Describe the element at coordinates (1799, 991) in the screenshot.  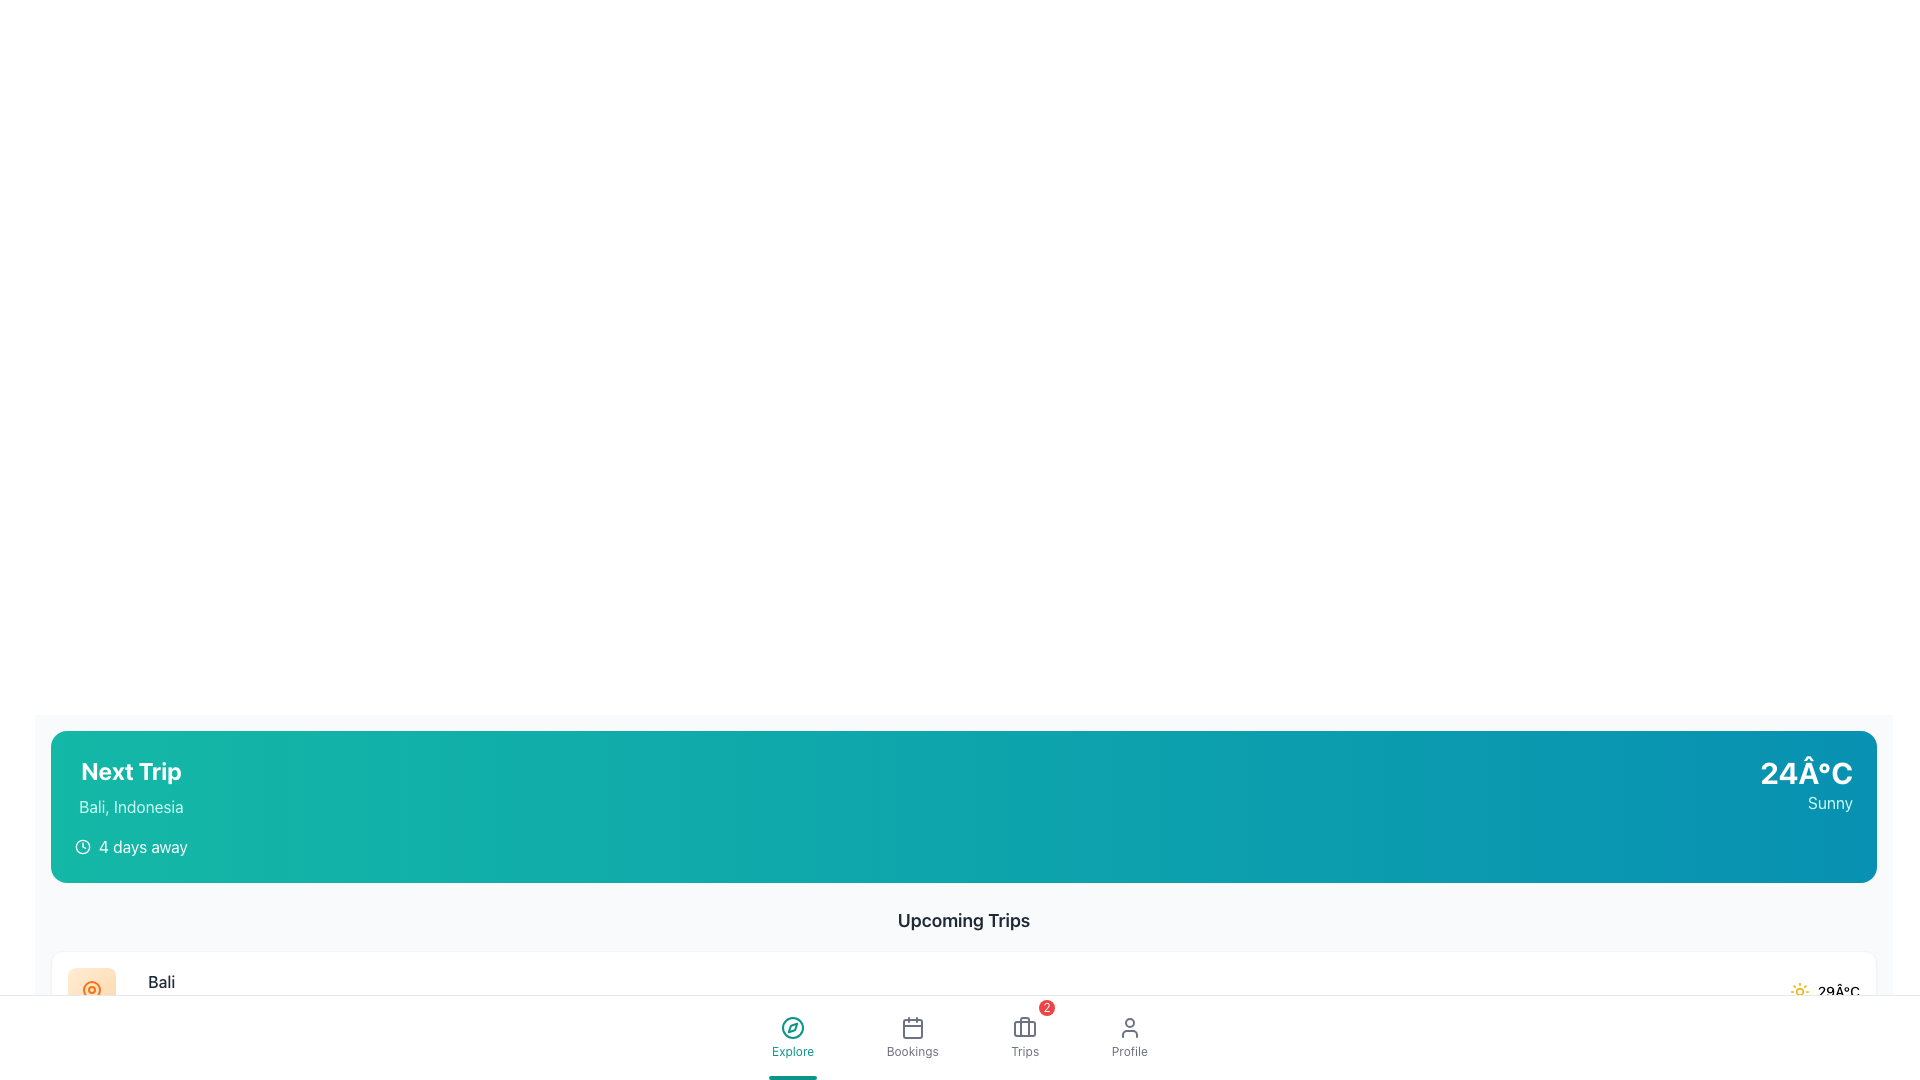
I see `the weather icon representing sunny conditions, located in the lower right section of the UI, next to the temperature reading '29Â°C'` at that location.